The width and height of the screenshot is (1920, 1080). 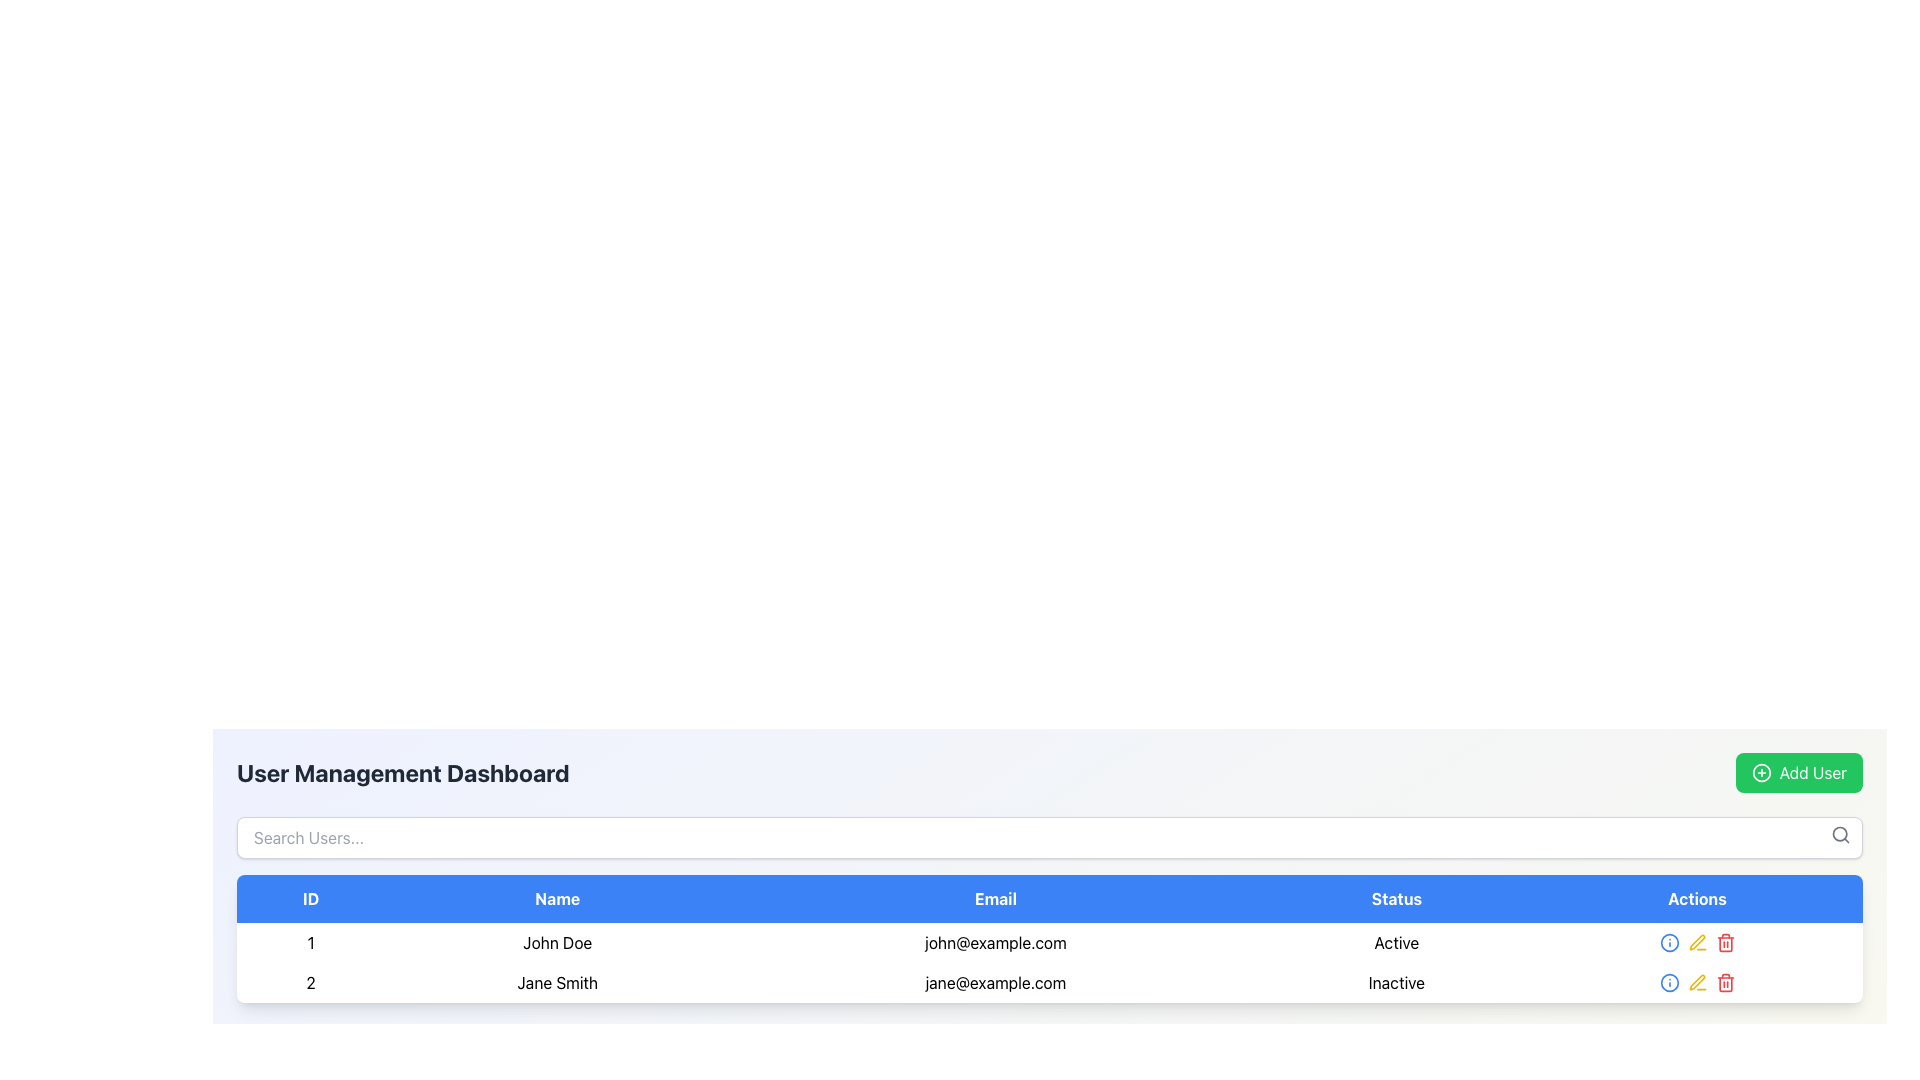 I want to click on the 'Status' static text label, which is styled with white font on a blue background and is located in the fourth column of the header row in the table, so click(x=1395, y=897).